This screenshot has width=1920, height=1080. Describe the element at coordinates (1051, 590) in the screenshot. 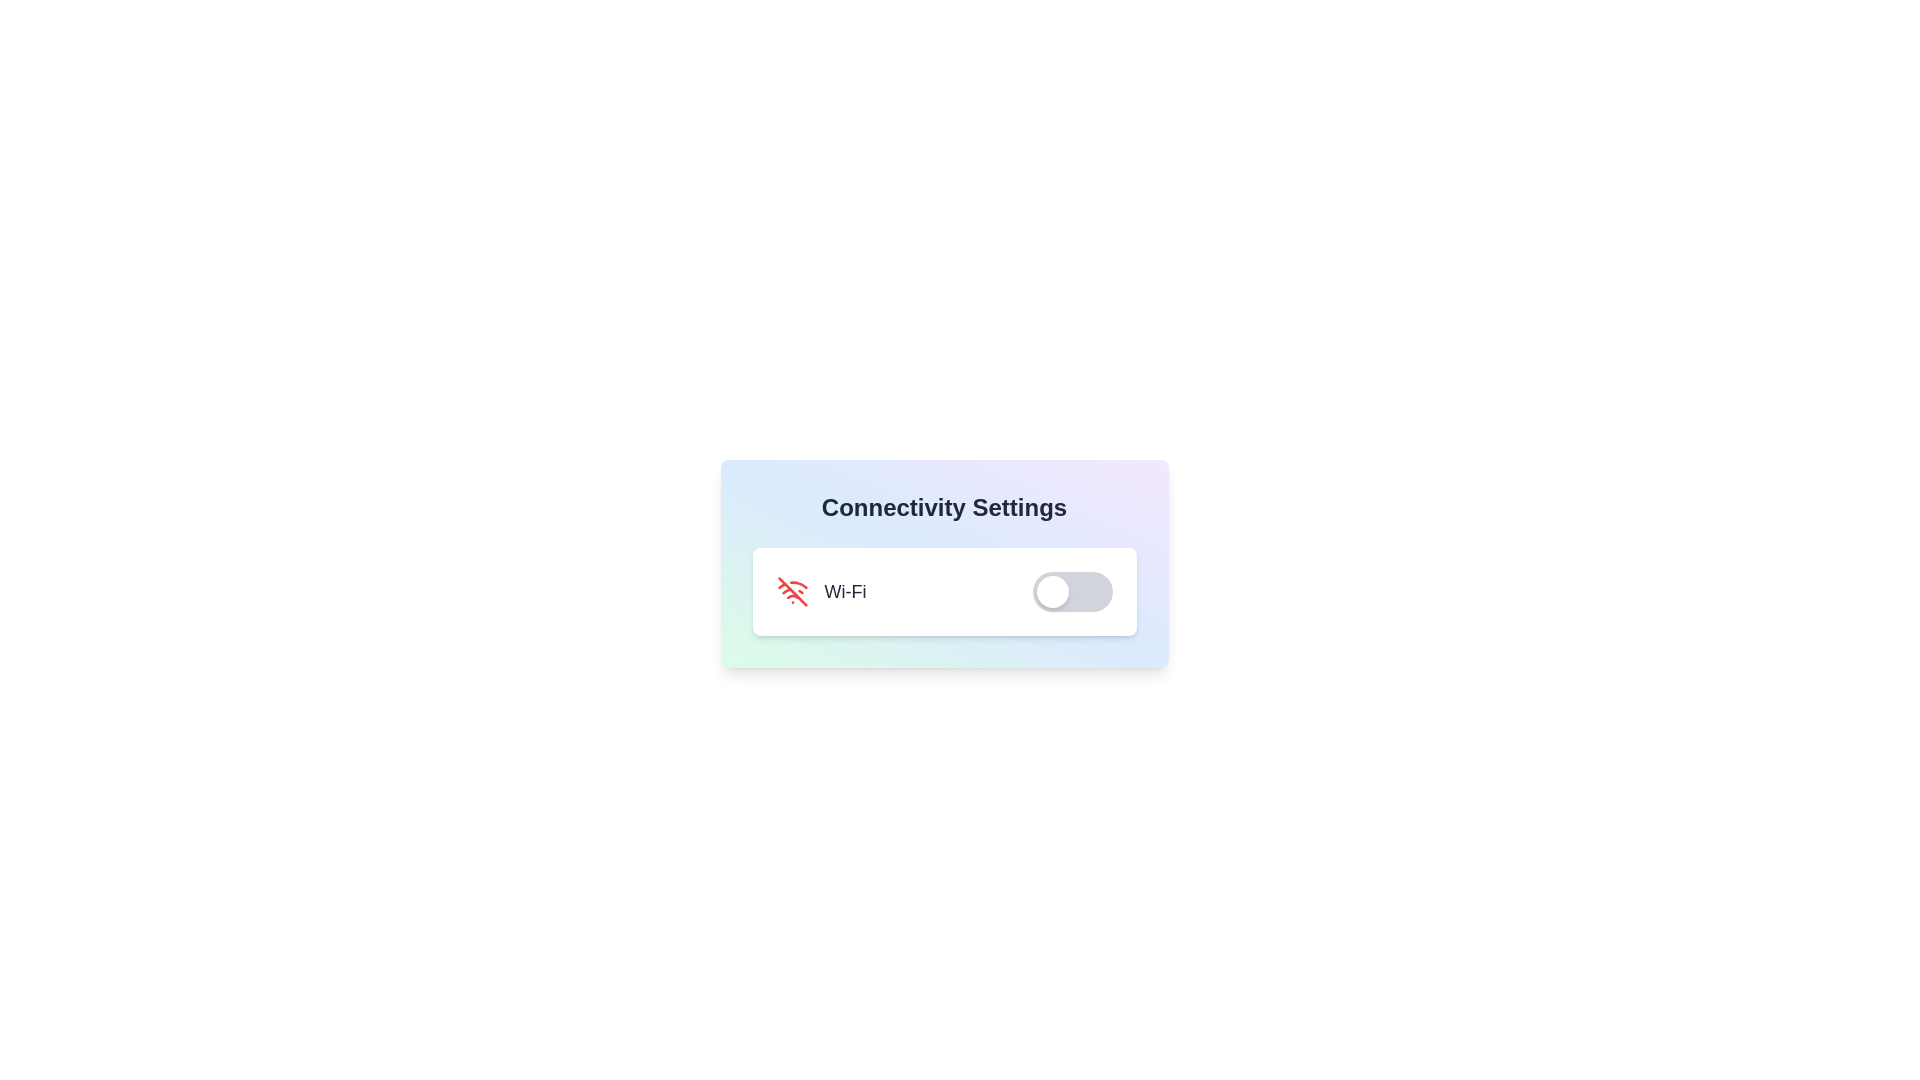

I see `the small circular Draggable toggle handle located towards the left end of the toggle switch under the text 'Wi-Fi'` at that location.